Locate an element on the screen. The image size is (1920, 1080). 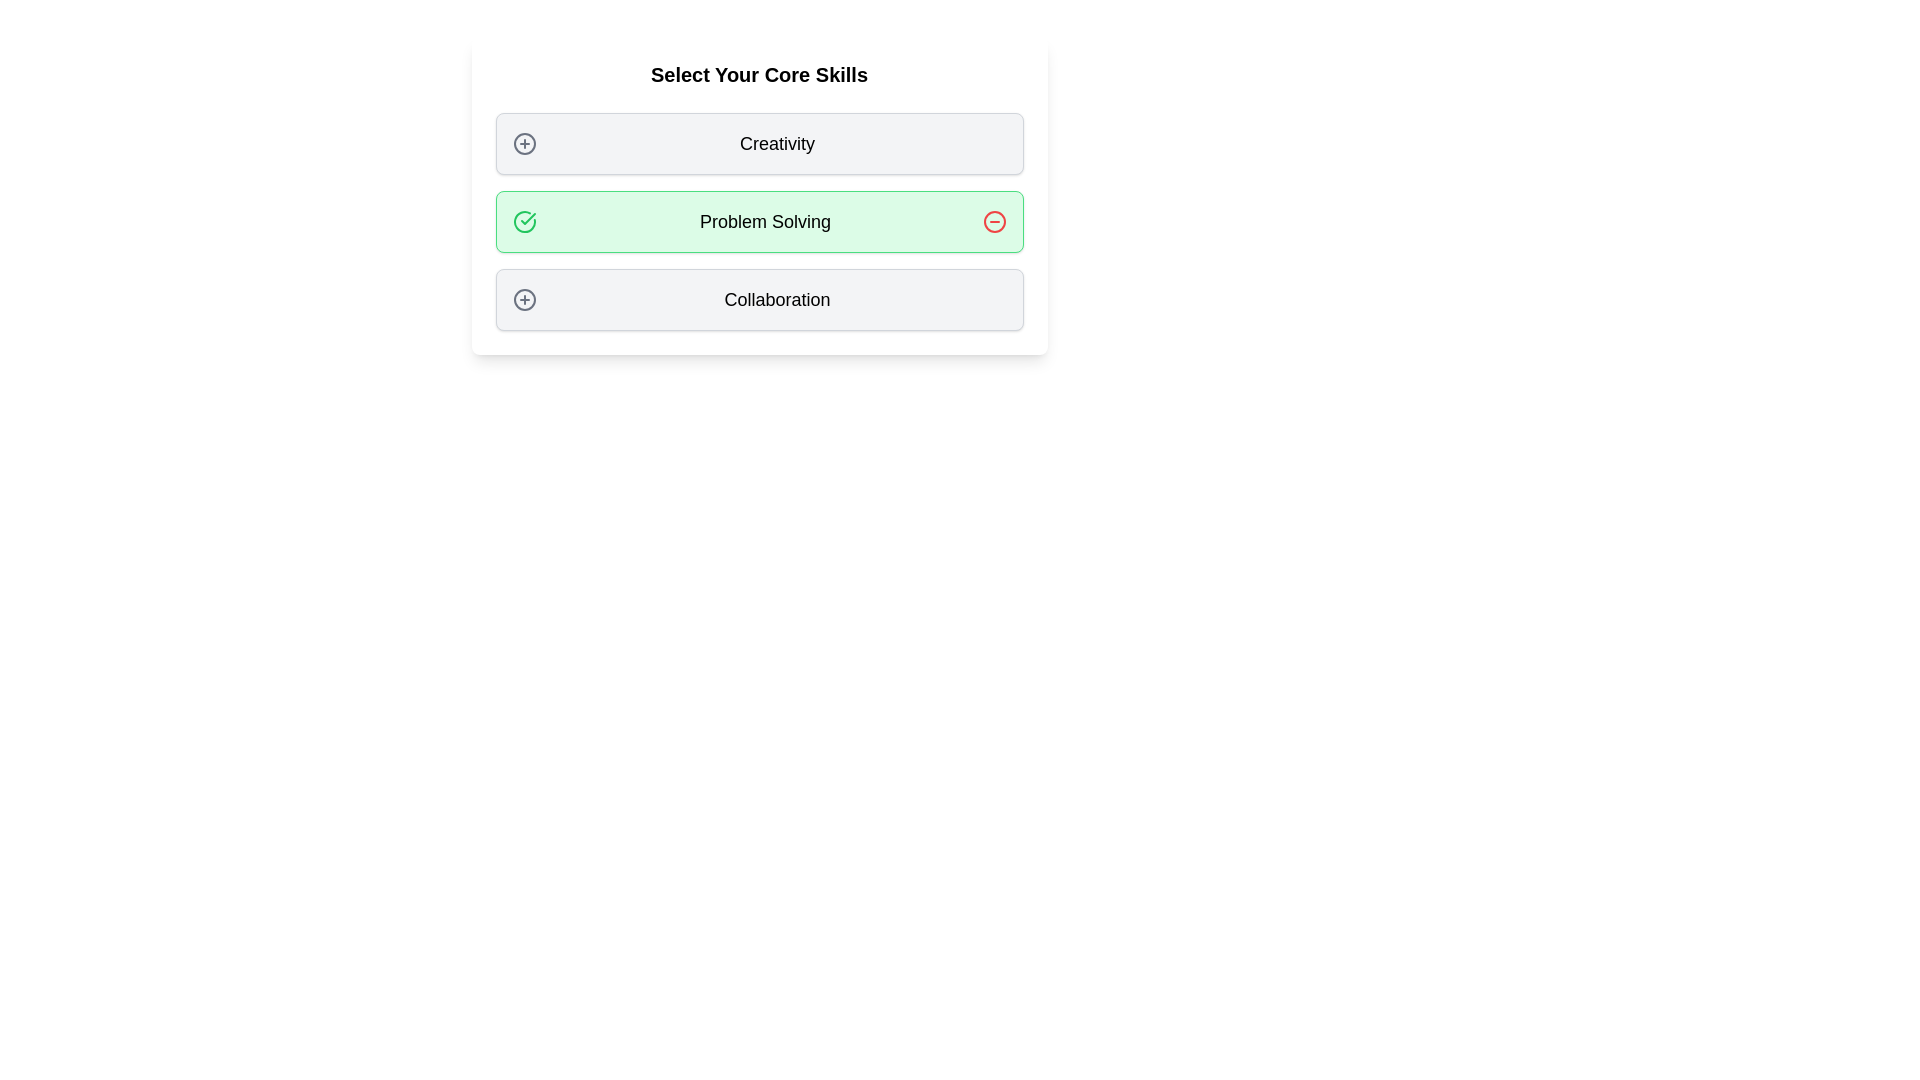
the header text 'Select Your Core Skills' to select it is located at coordinates (758, 73).